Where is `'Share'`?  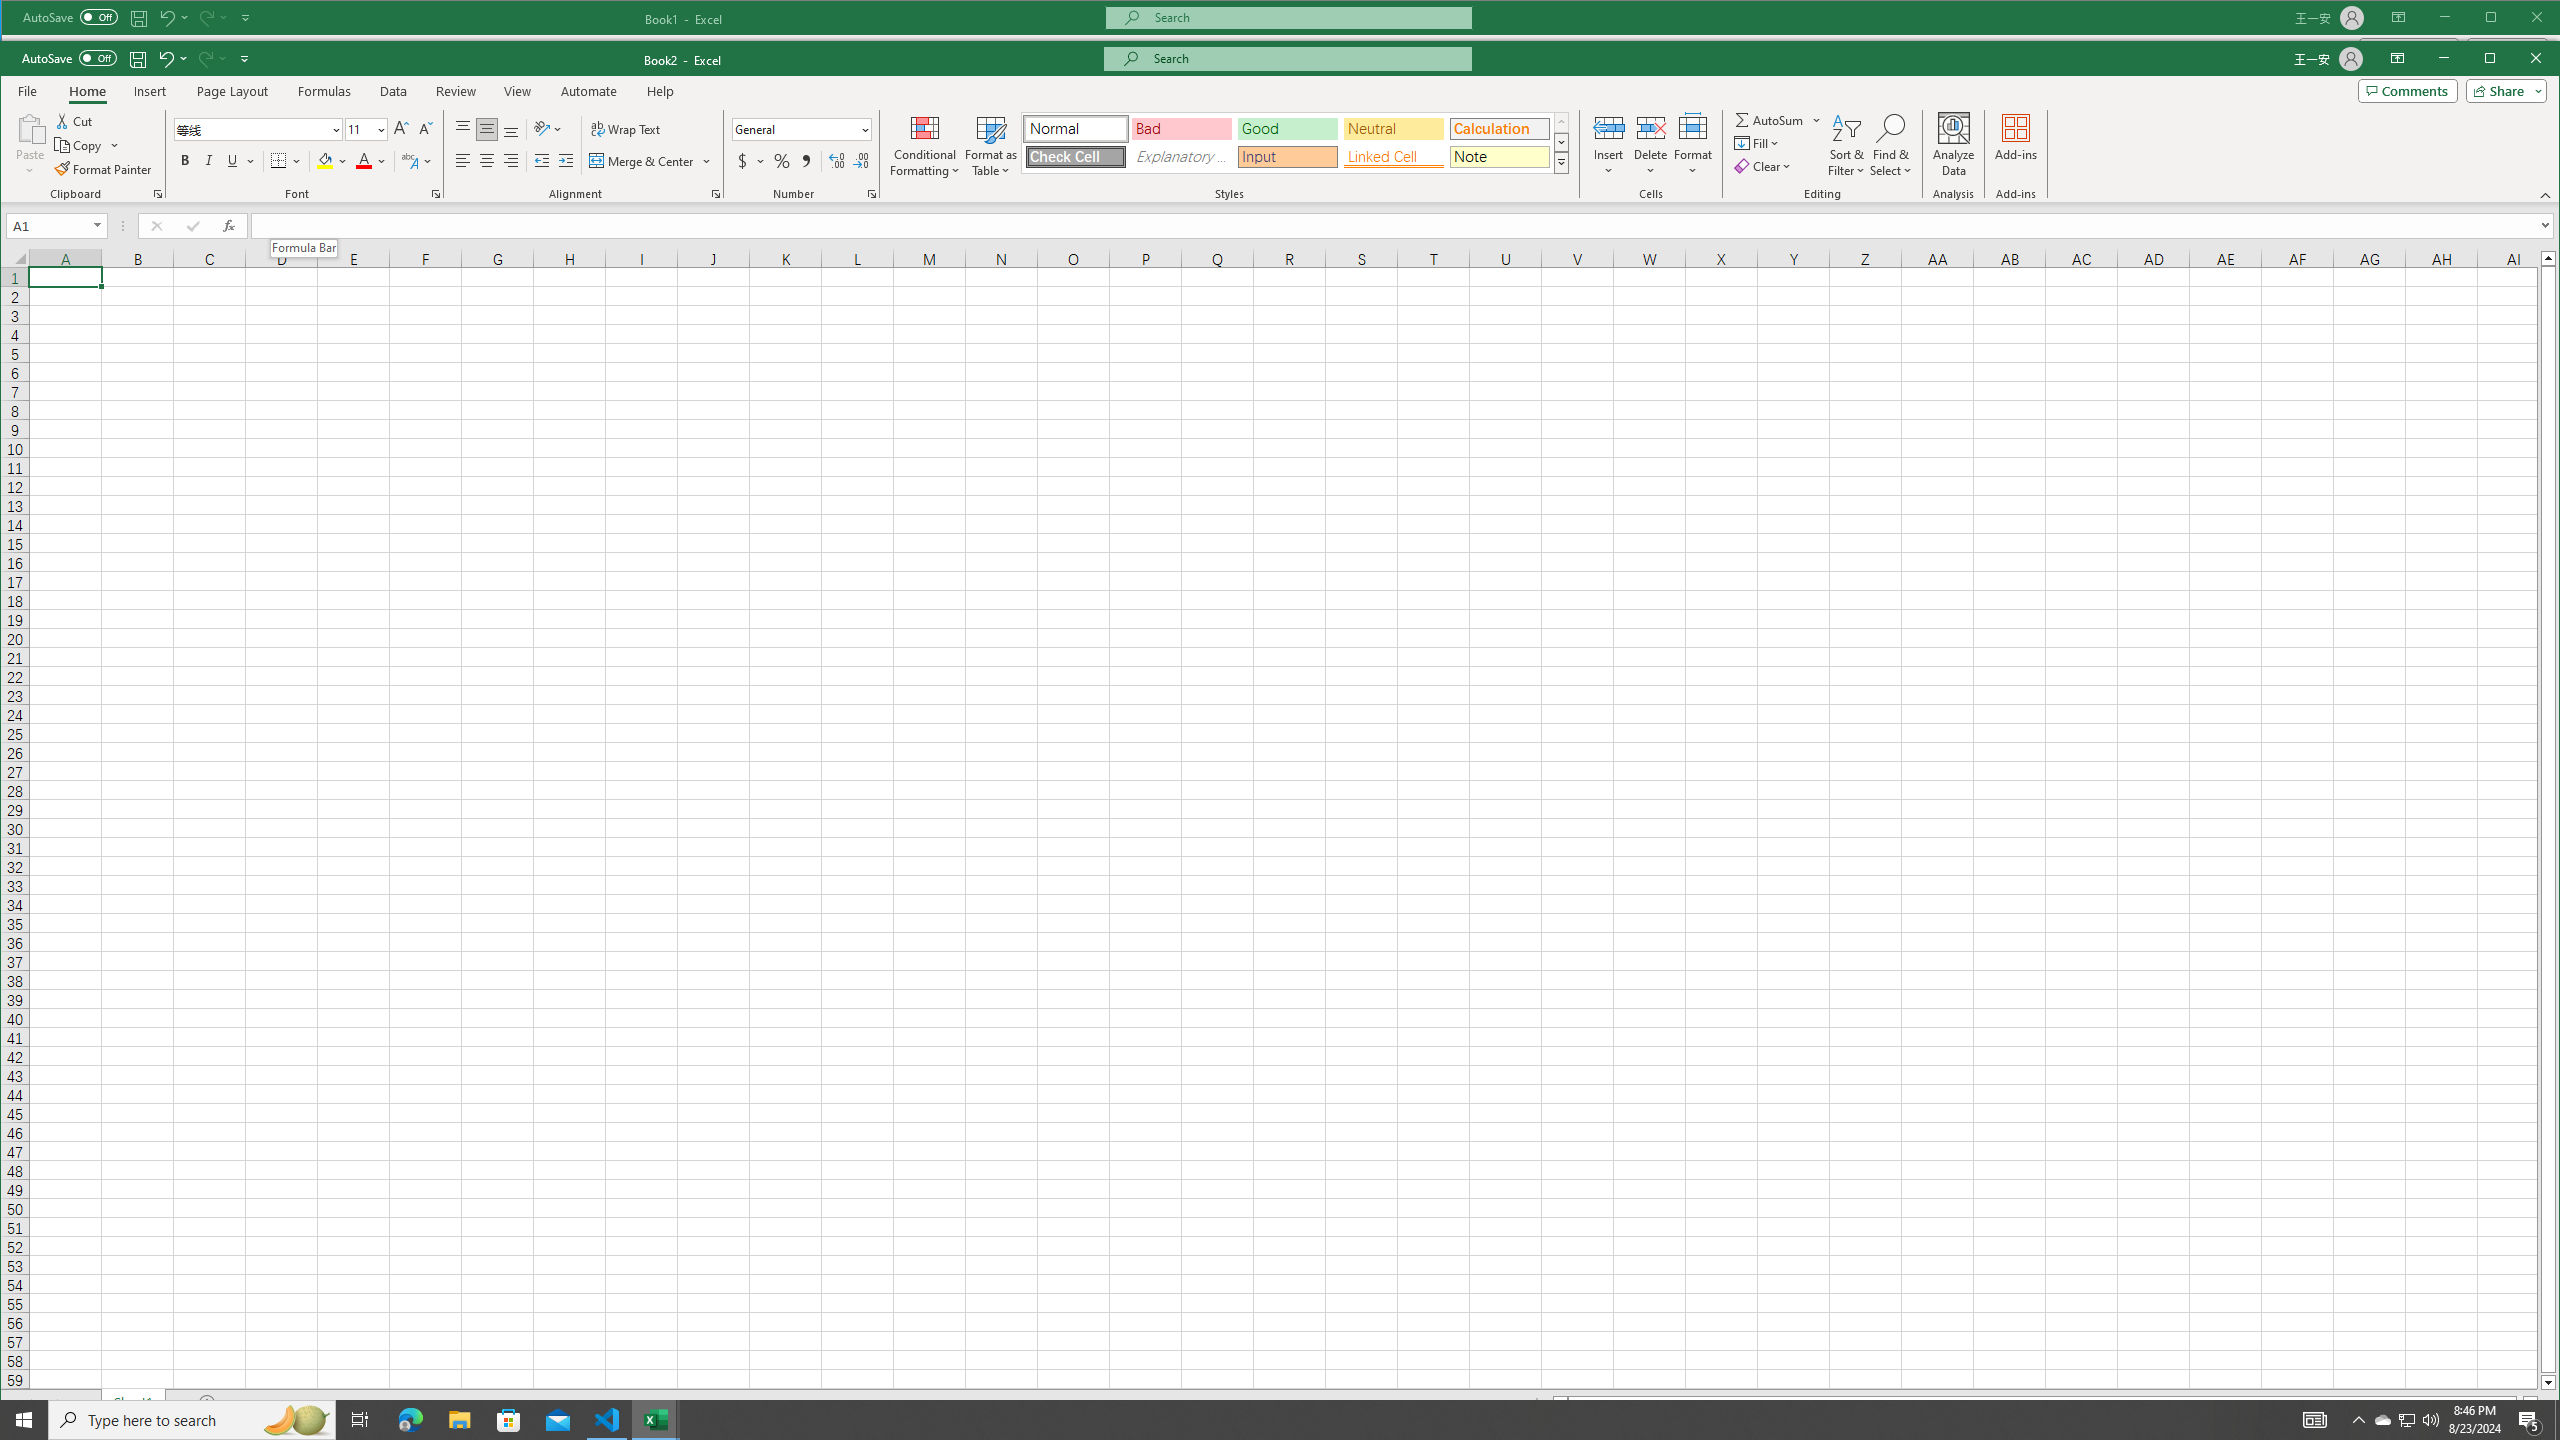
'Share' is located at coordinates (2502, 91).